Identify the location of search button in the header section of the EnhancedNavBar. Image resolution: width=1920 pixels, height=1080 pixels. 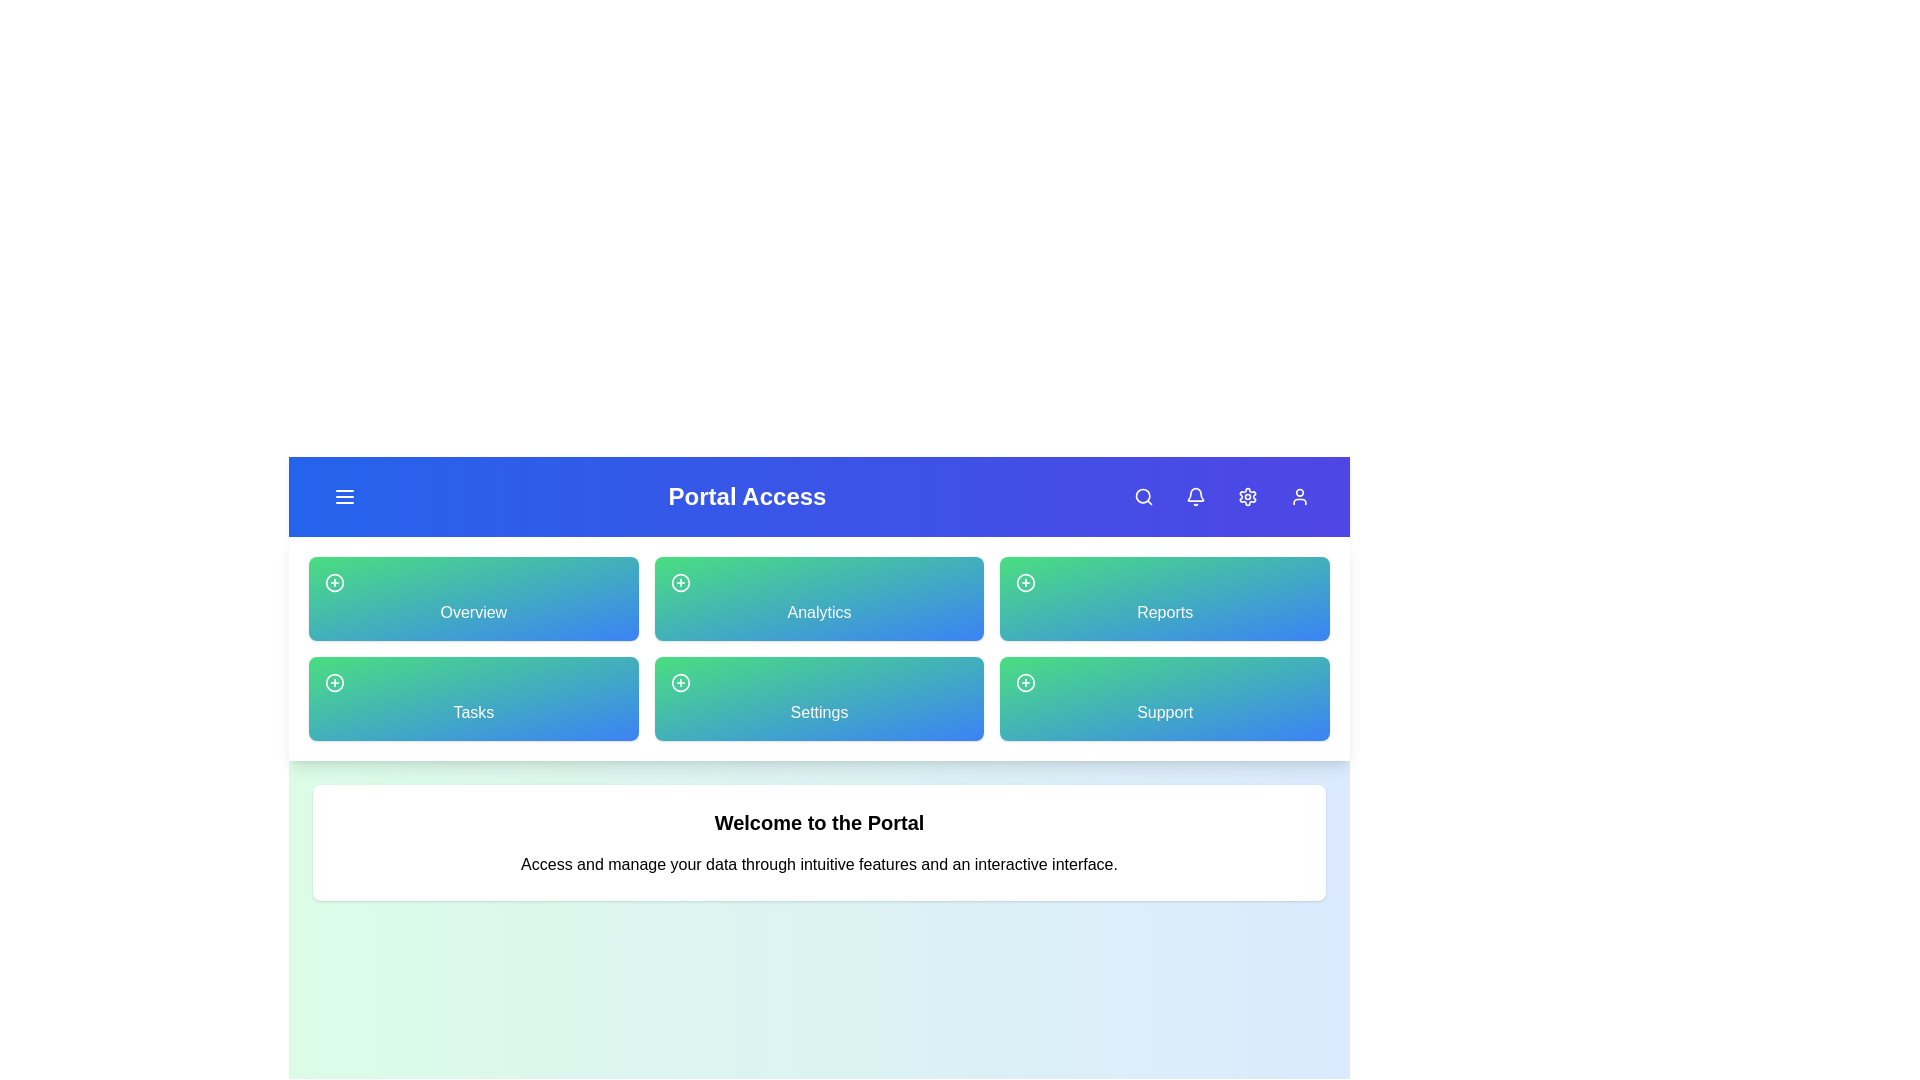
(1143, 496).